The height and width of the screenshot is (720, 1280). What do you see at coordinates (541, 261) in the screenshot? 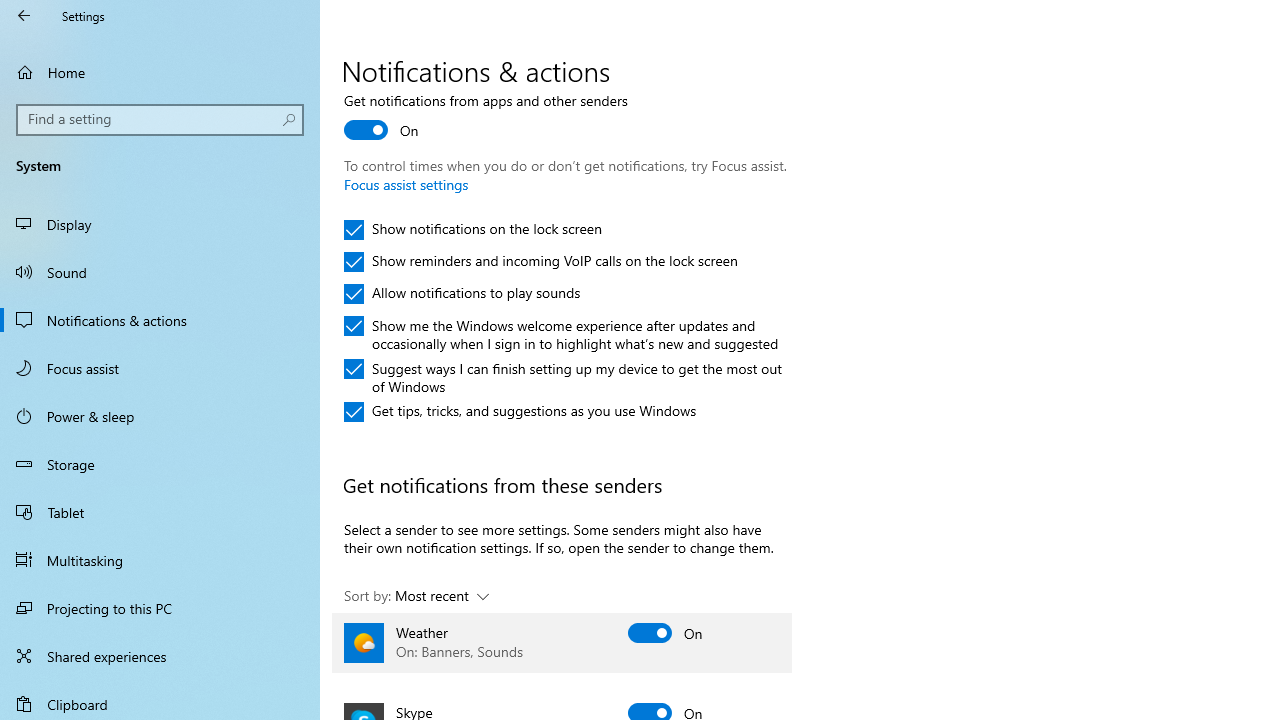
I see `'Show reminders and incoming VoIP calls on the lock screen'` at bounding box center [541, 261].